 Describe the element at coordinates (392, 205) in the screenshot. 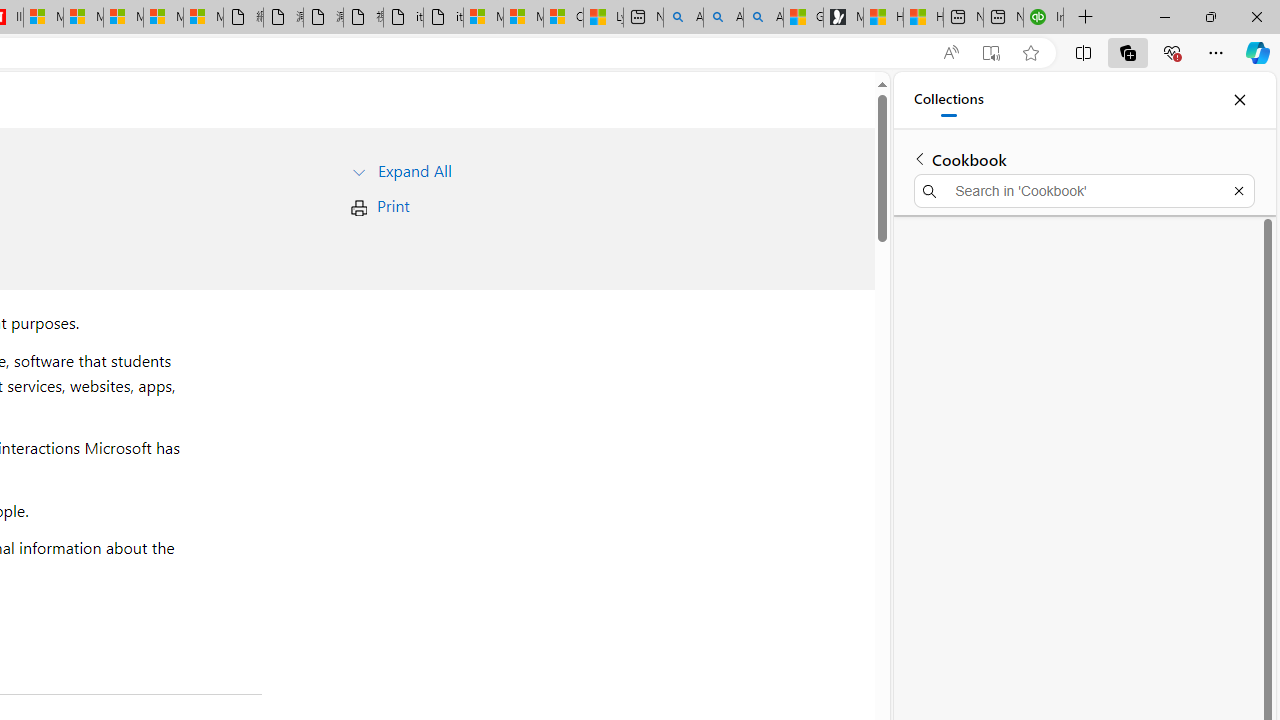

I see `'Print'` at that location.